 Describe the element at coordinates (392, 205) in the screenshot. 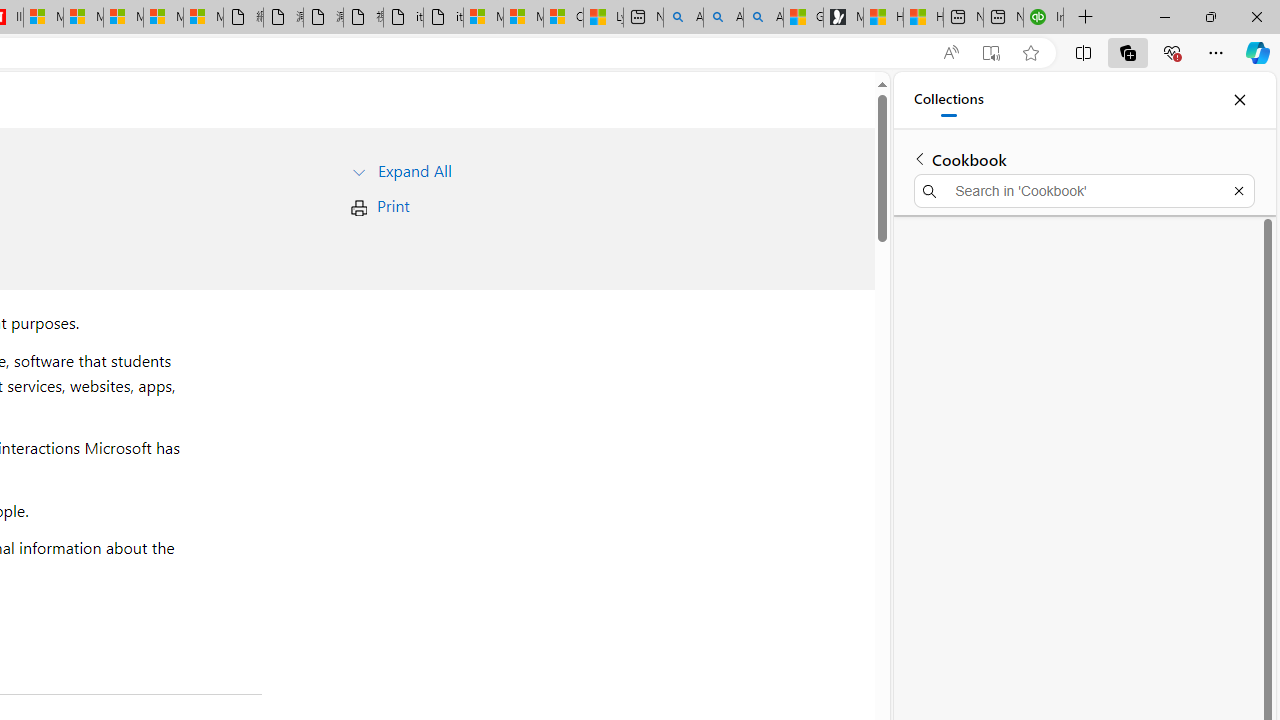

I see `'Print'` at that location.